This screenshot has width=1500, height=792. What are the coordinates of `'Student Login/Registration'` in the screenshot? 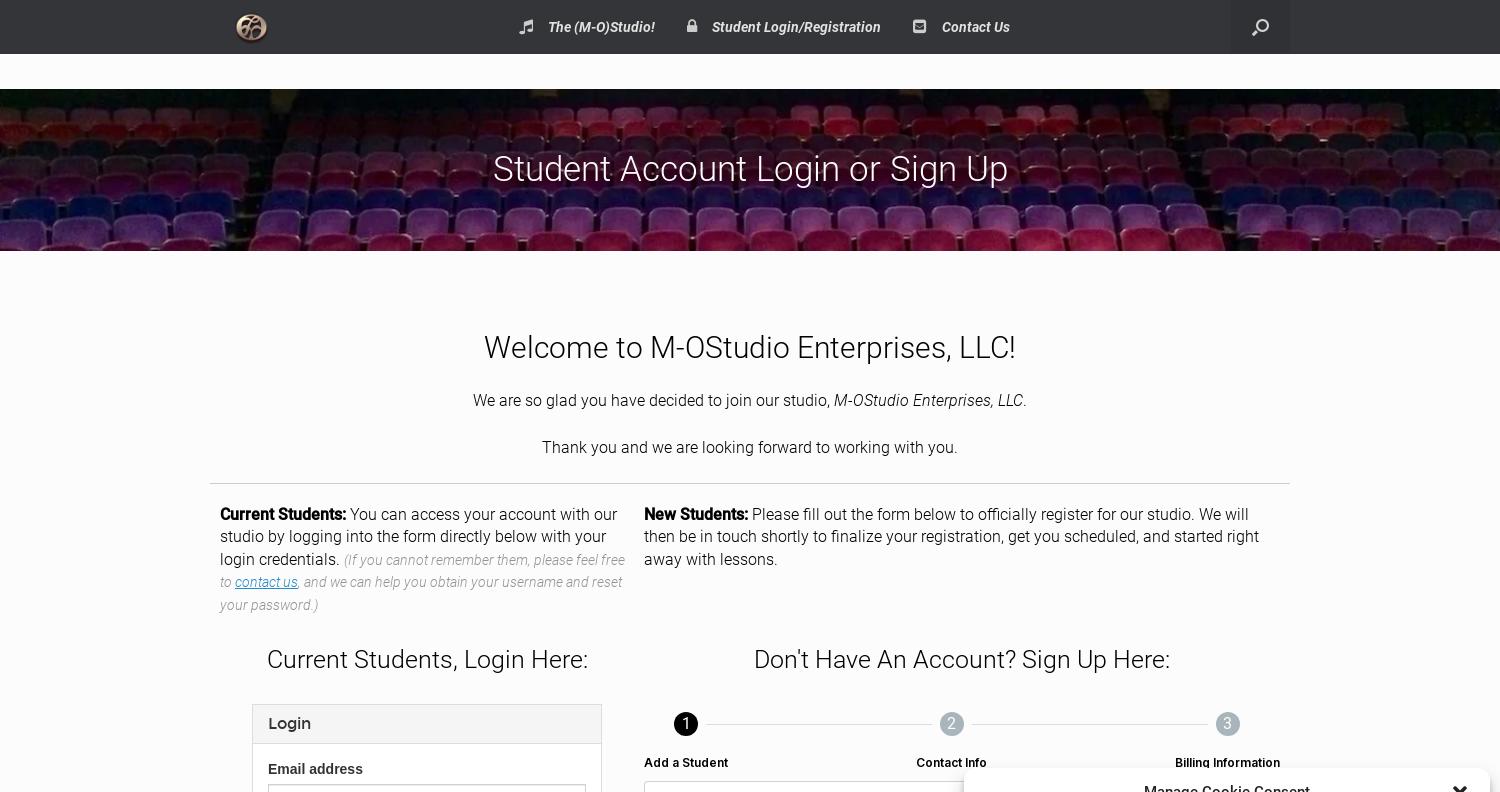 It's located at (796, 26).